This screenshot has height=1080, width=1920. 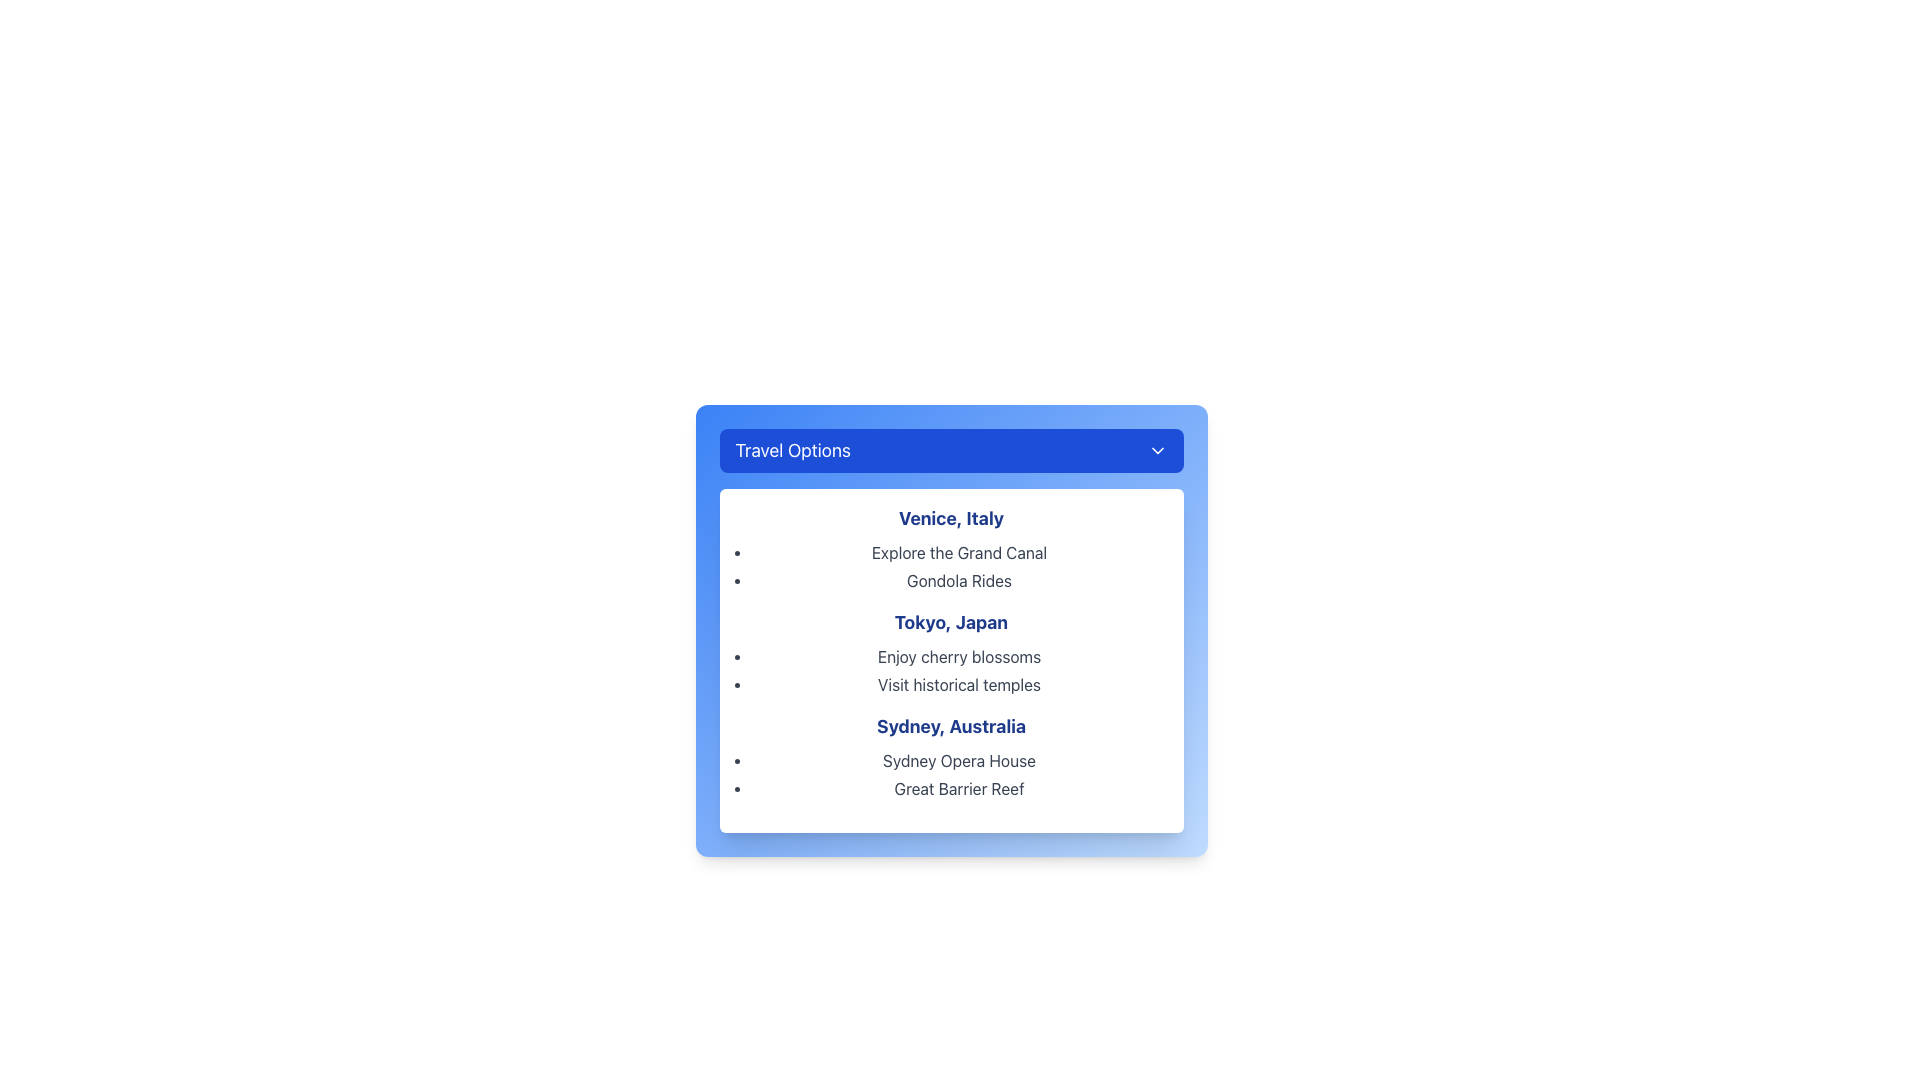 What do you see at coordinates (958, 774) in the screenshot?
I see `each attraction name listed under the 'Sydney, Australia' section, which is positioned directly below the blue, bold heading` at bounding box center [958, 774].